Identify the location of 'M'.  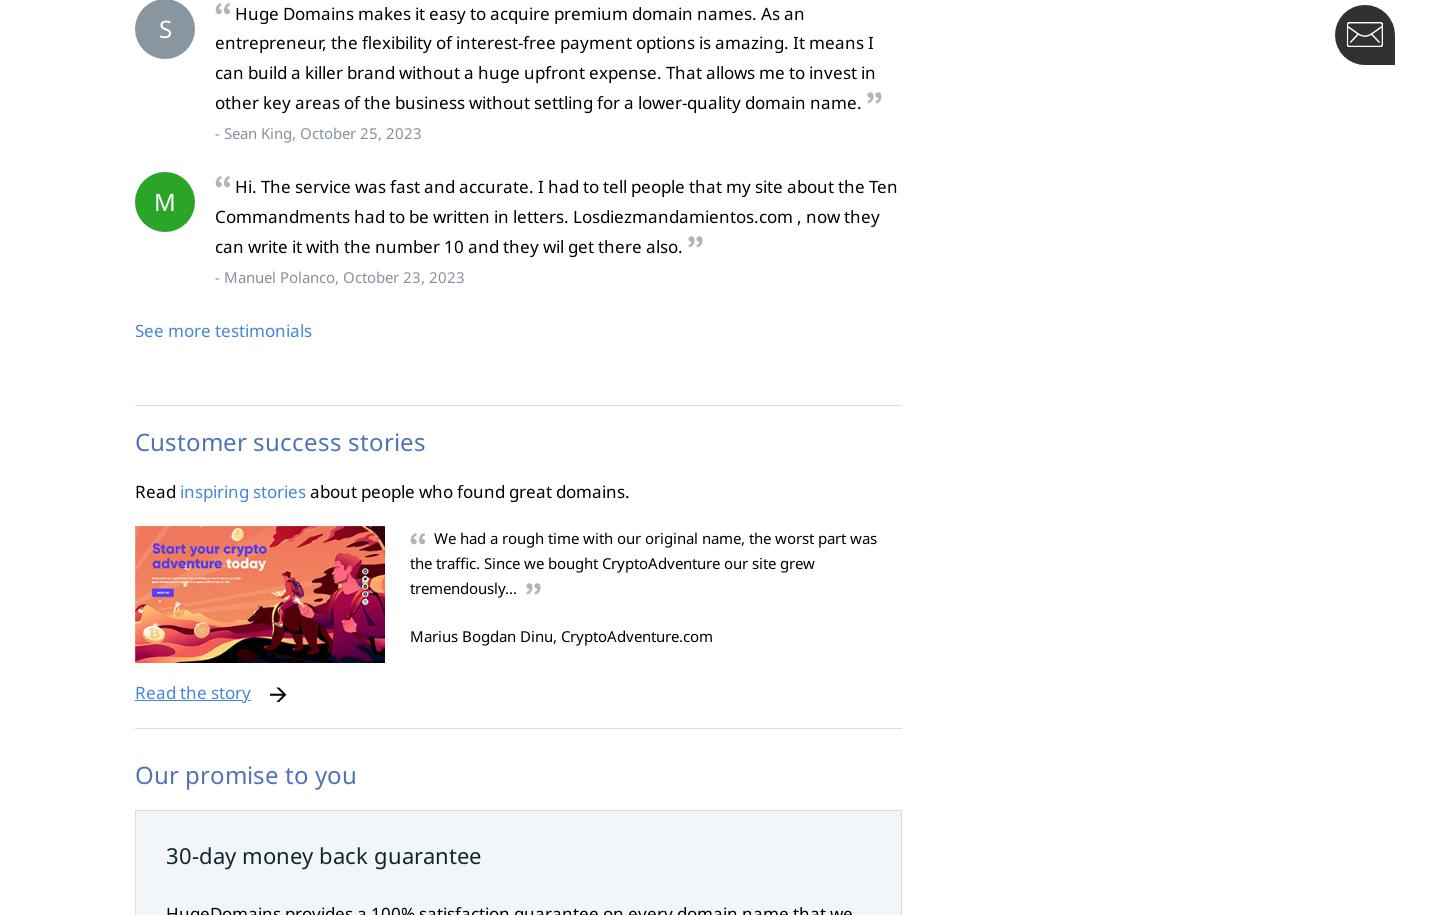
(164, 200).